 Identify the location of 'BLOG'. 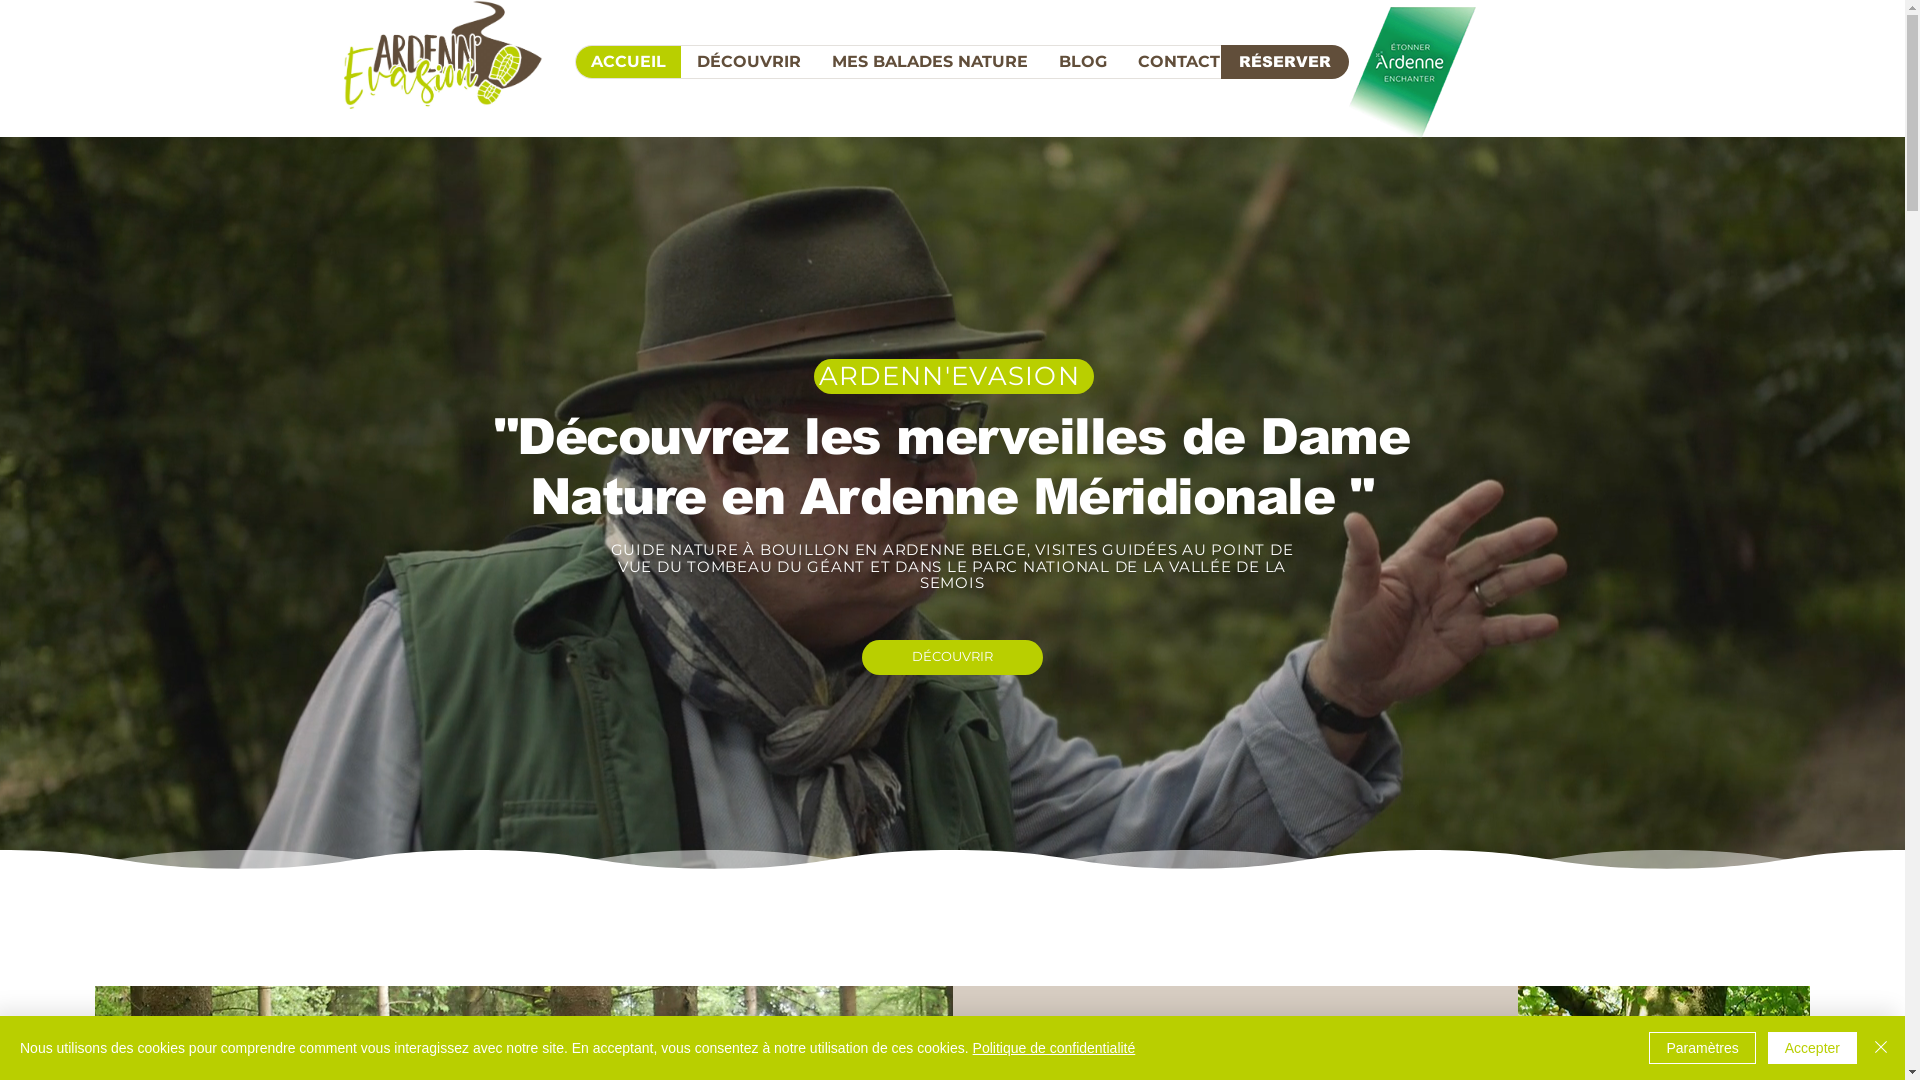
(1080, 60).